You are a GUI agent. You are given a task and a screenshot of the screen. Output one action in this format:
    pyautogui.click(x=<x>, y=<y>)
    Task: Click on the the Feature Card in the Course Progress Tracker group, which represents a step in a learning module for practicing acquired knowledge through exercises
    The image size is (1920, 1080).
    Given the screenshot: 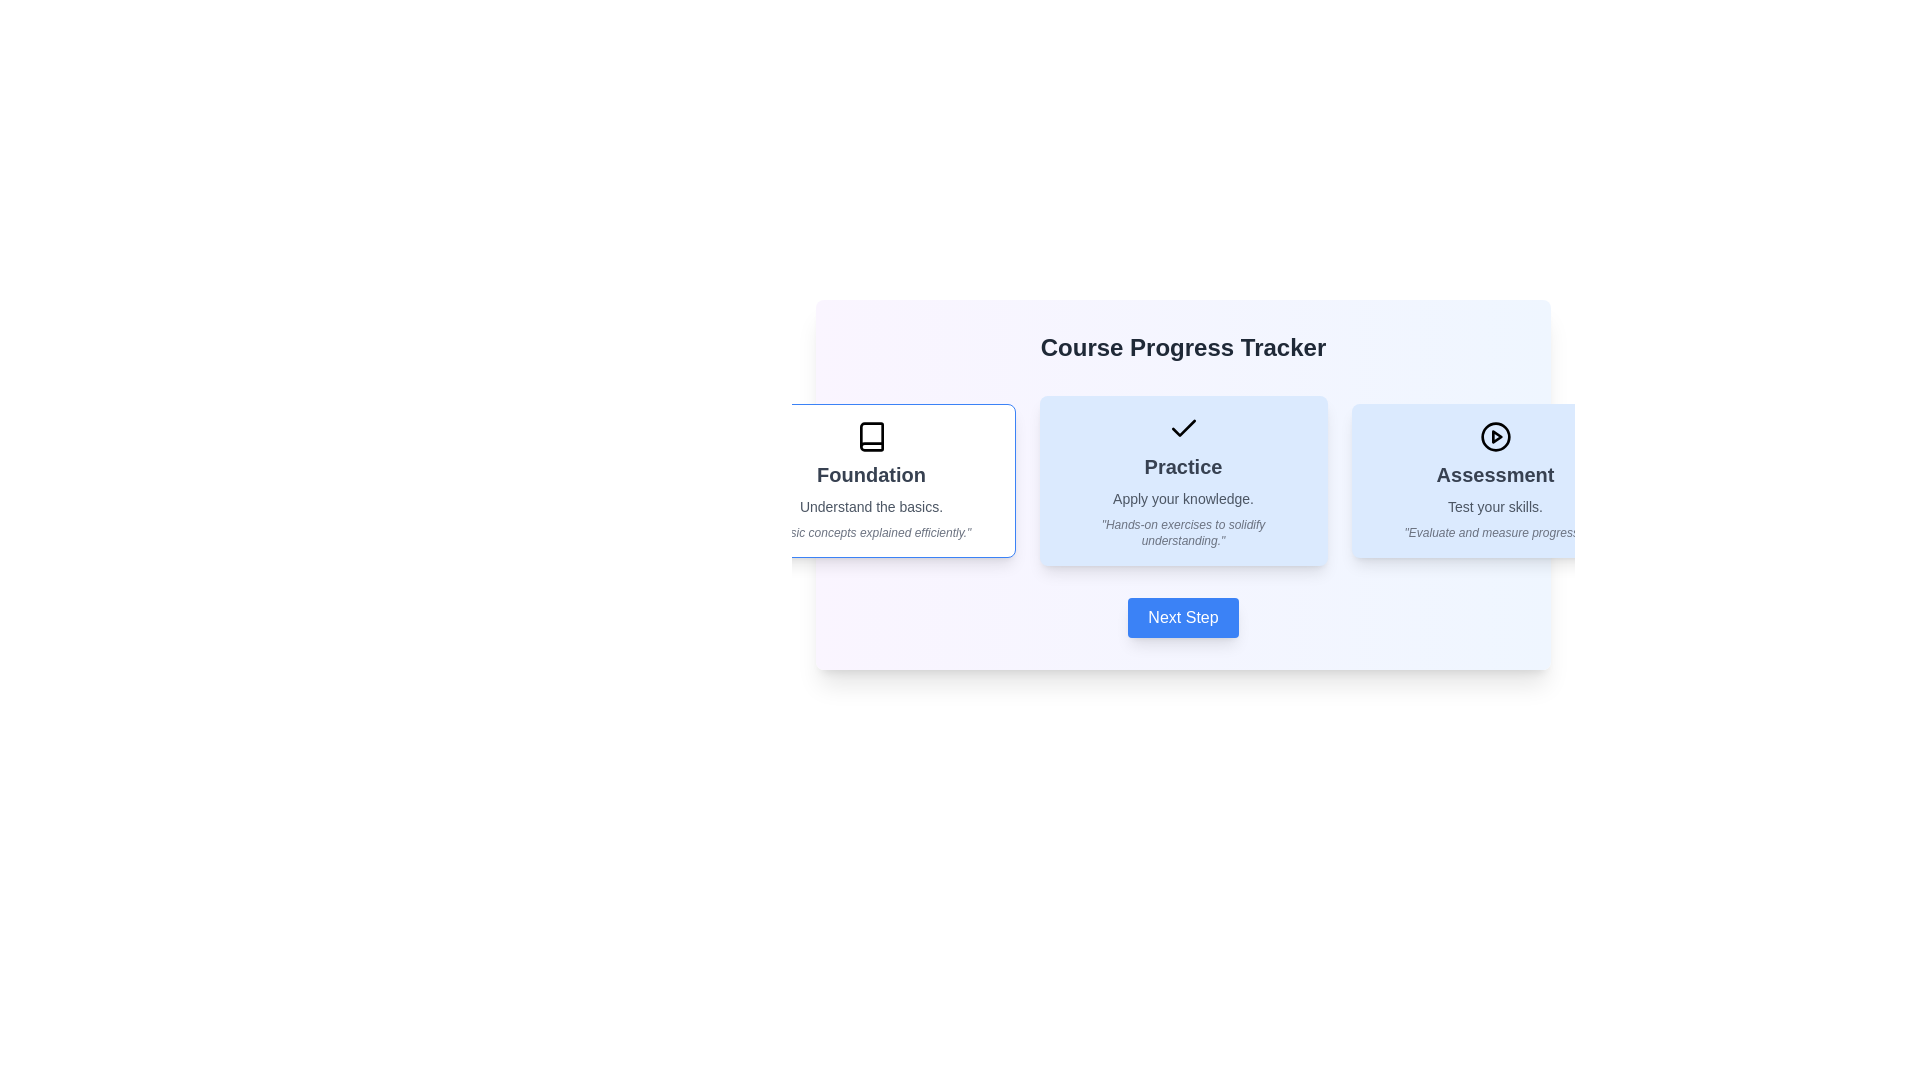 What is the action you would take?
    pyautogui.click(x=1183, y=481)
    